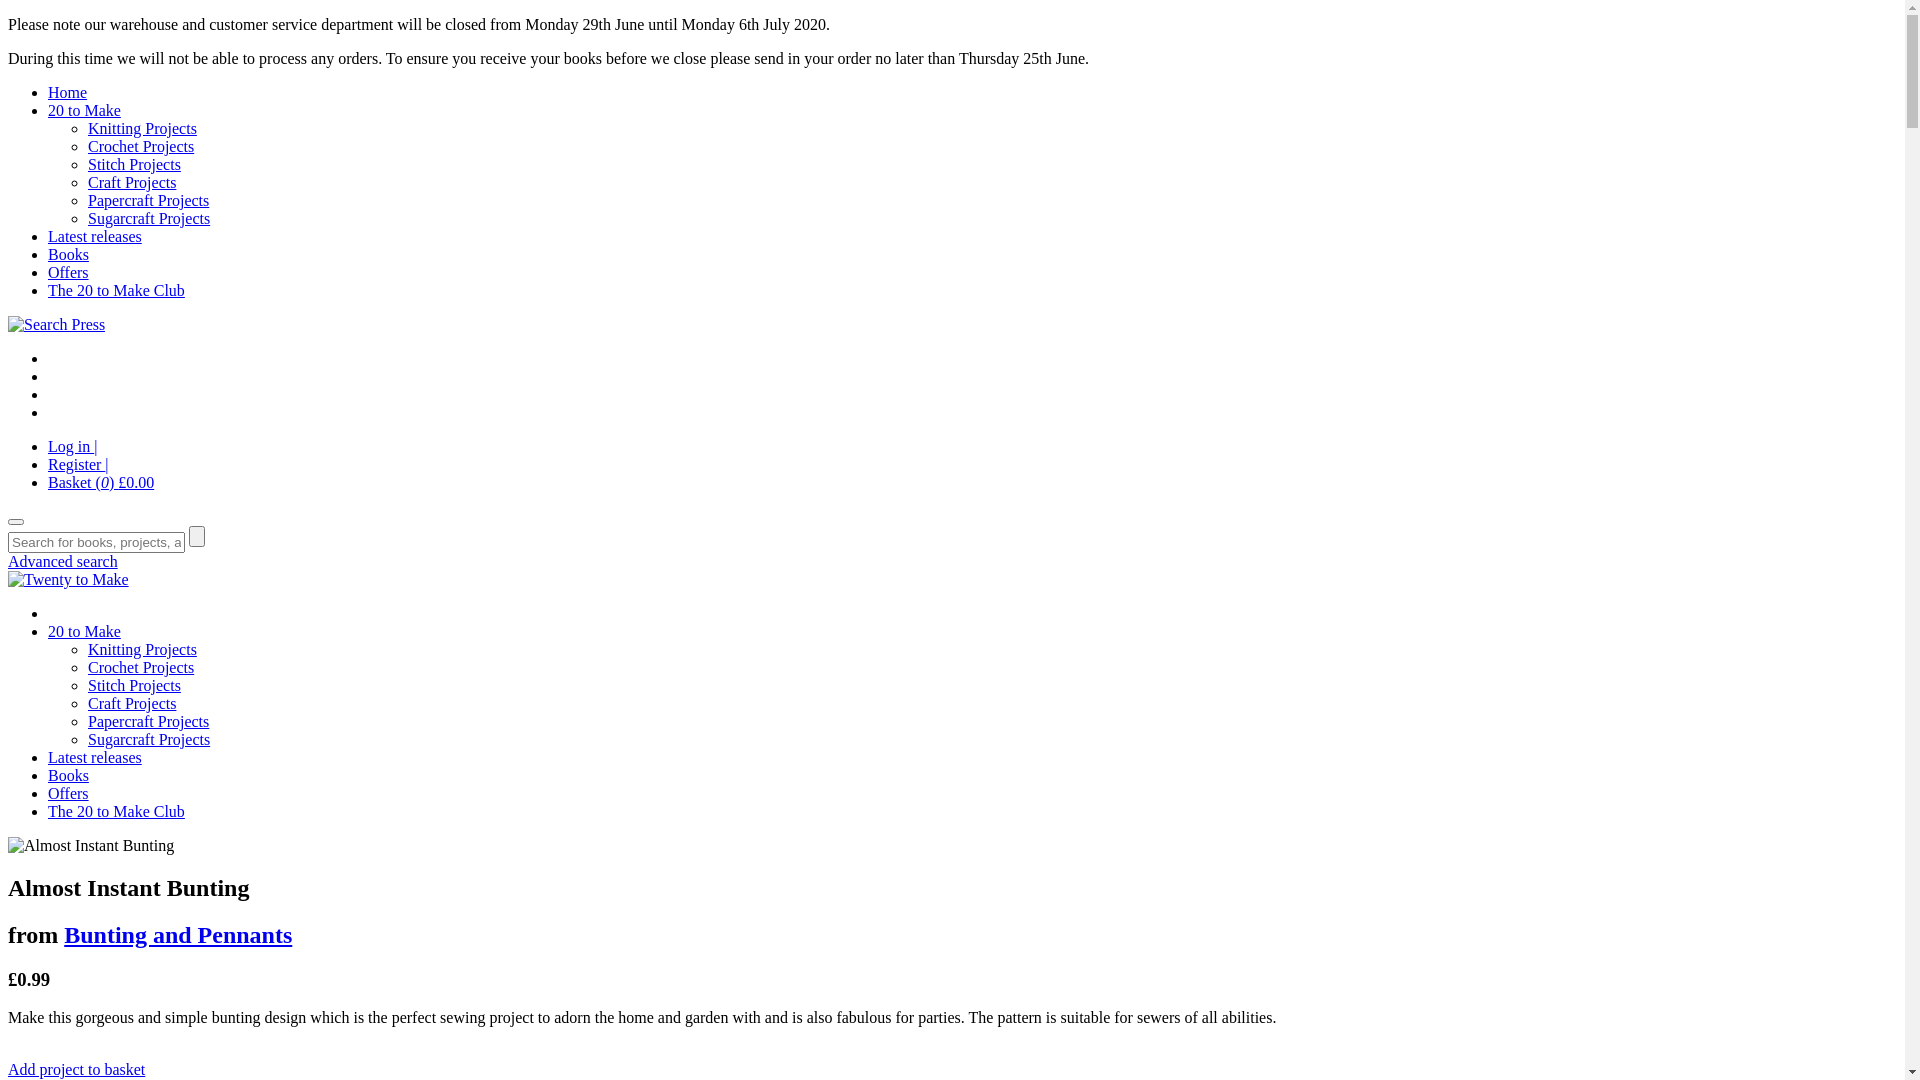 The width and height of the screenshot is (1920, 1080). I want to click on 'Knitting Projects', so click(141, 128).